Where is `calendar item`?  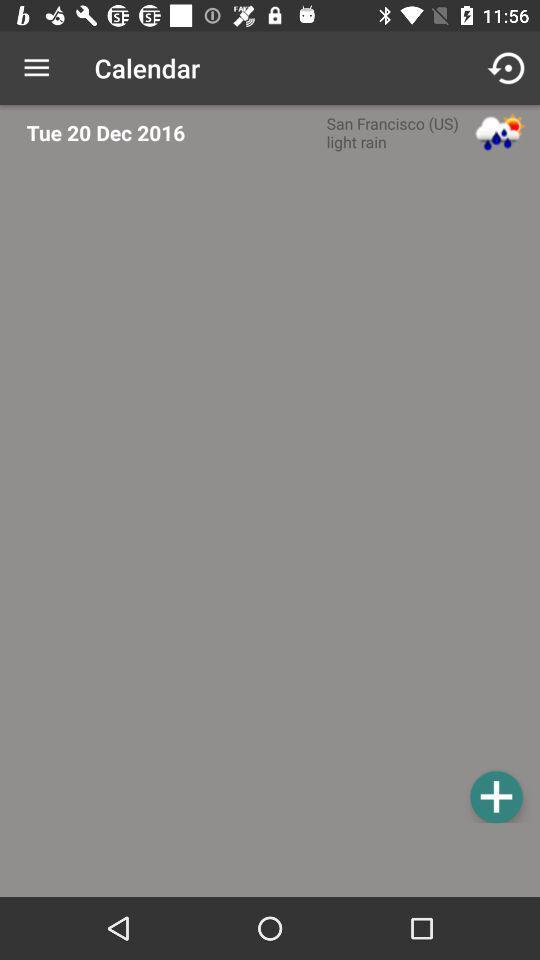 calendar item is located at coordinates (275, 493).